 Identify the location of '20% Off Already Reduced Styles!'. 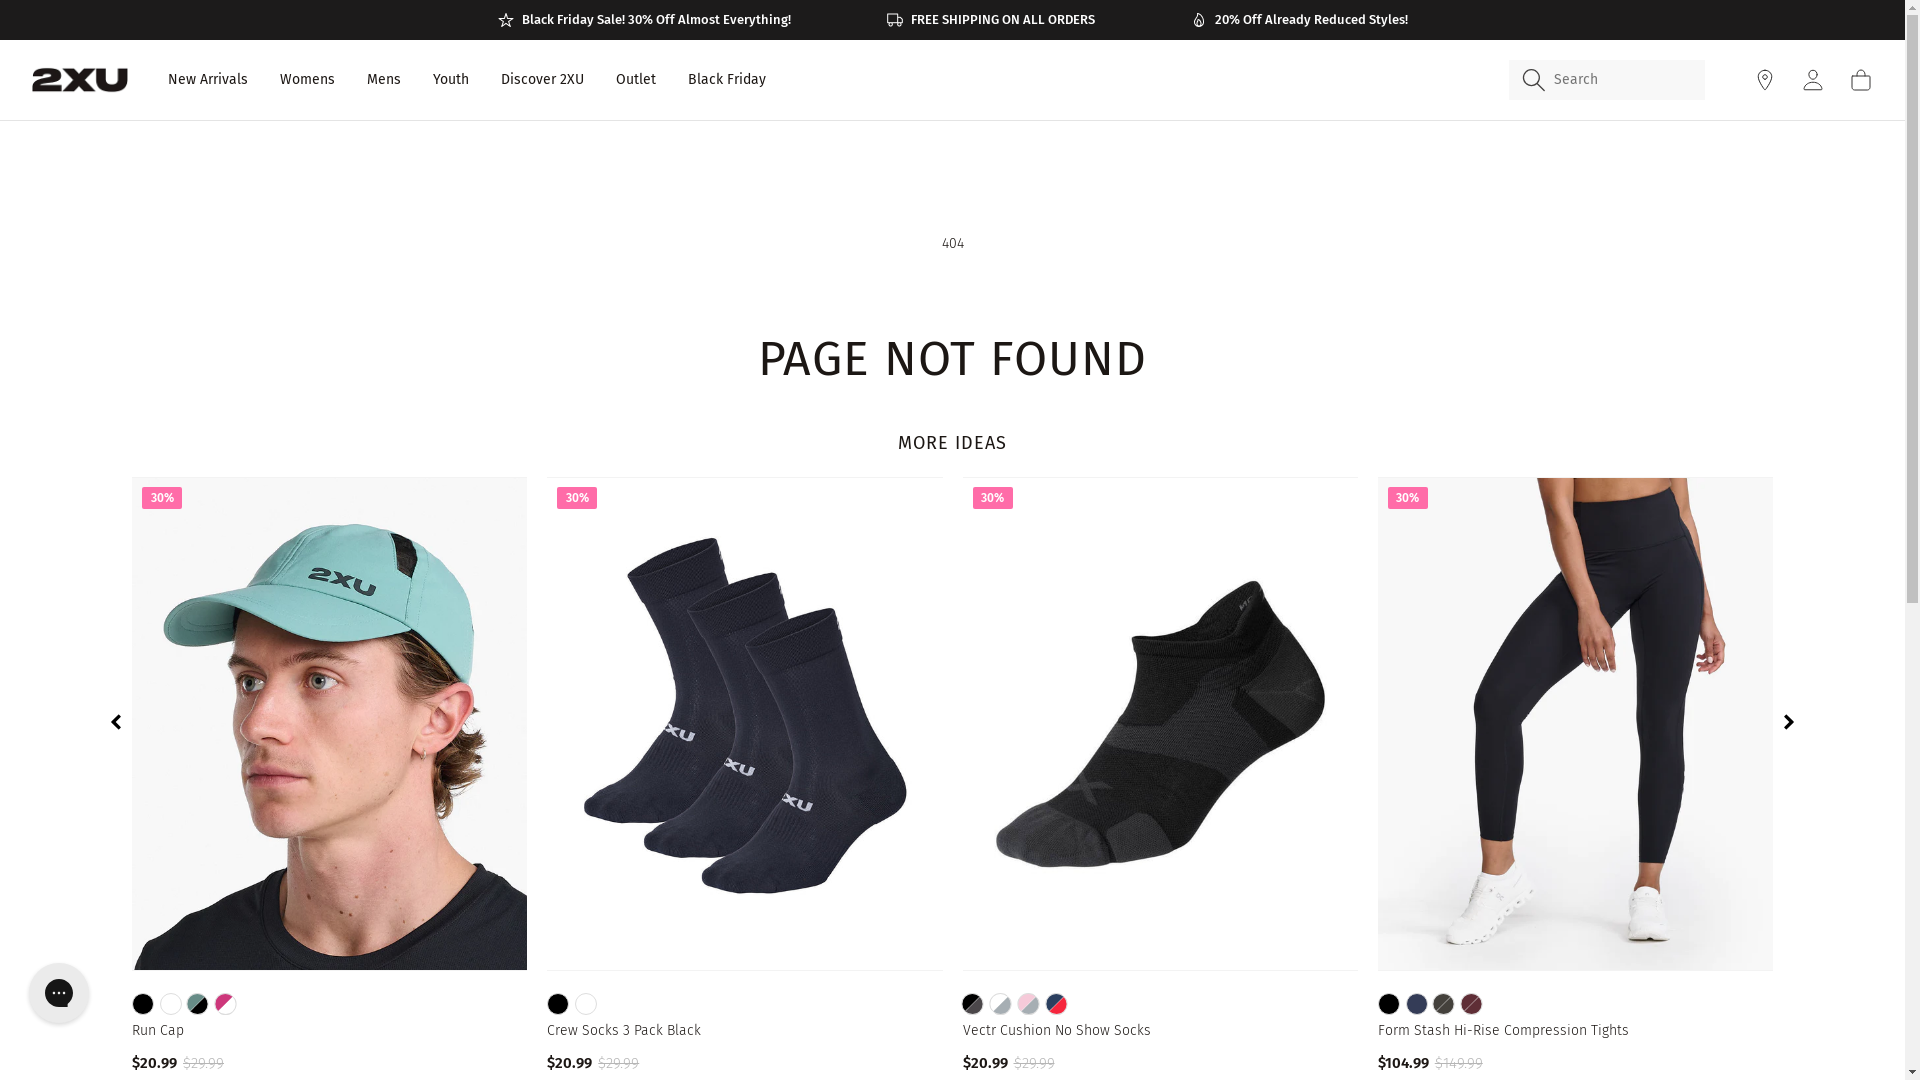
(1298, 19).